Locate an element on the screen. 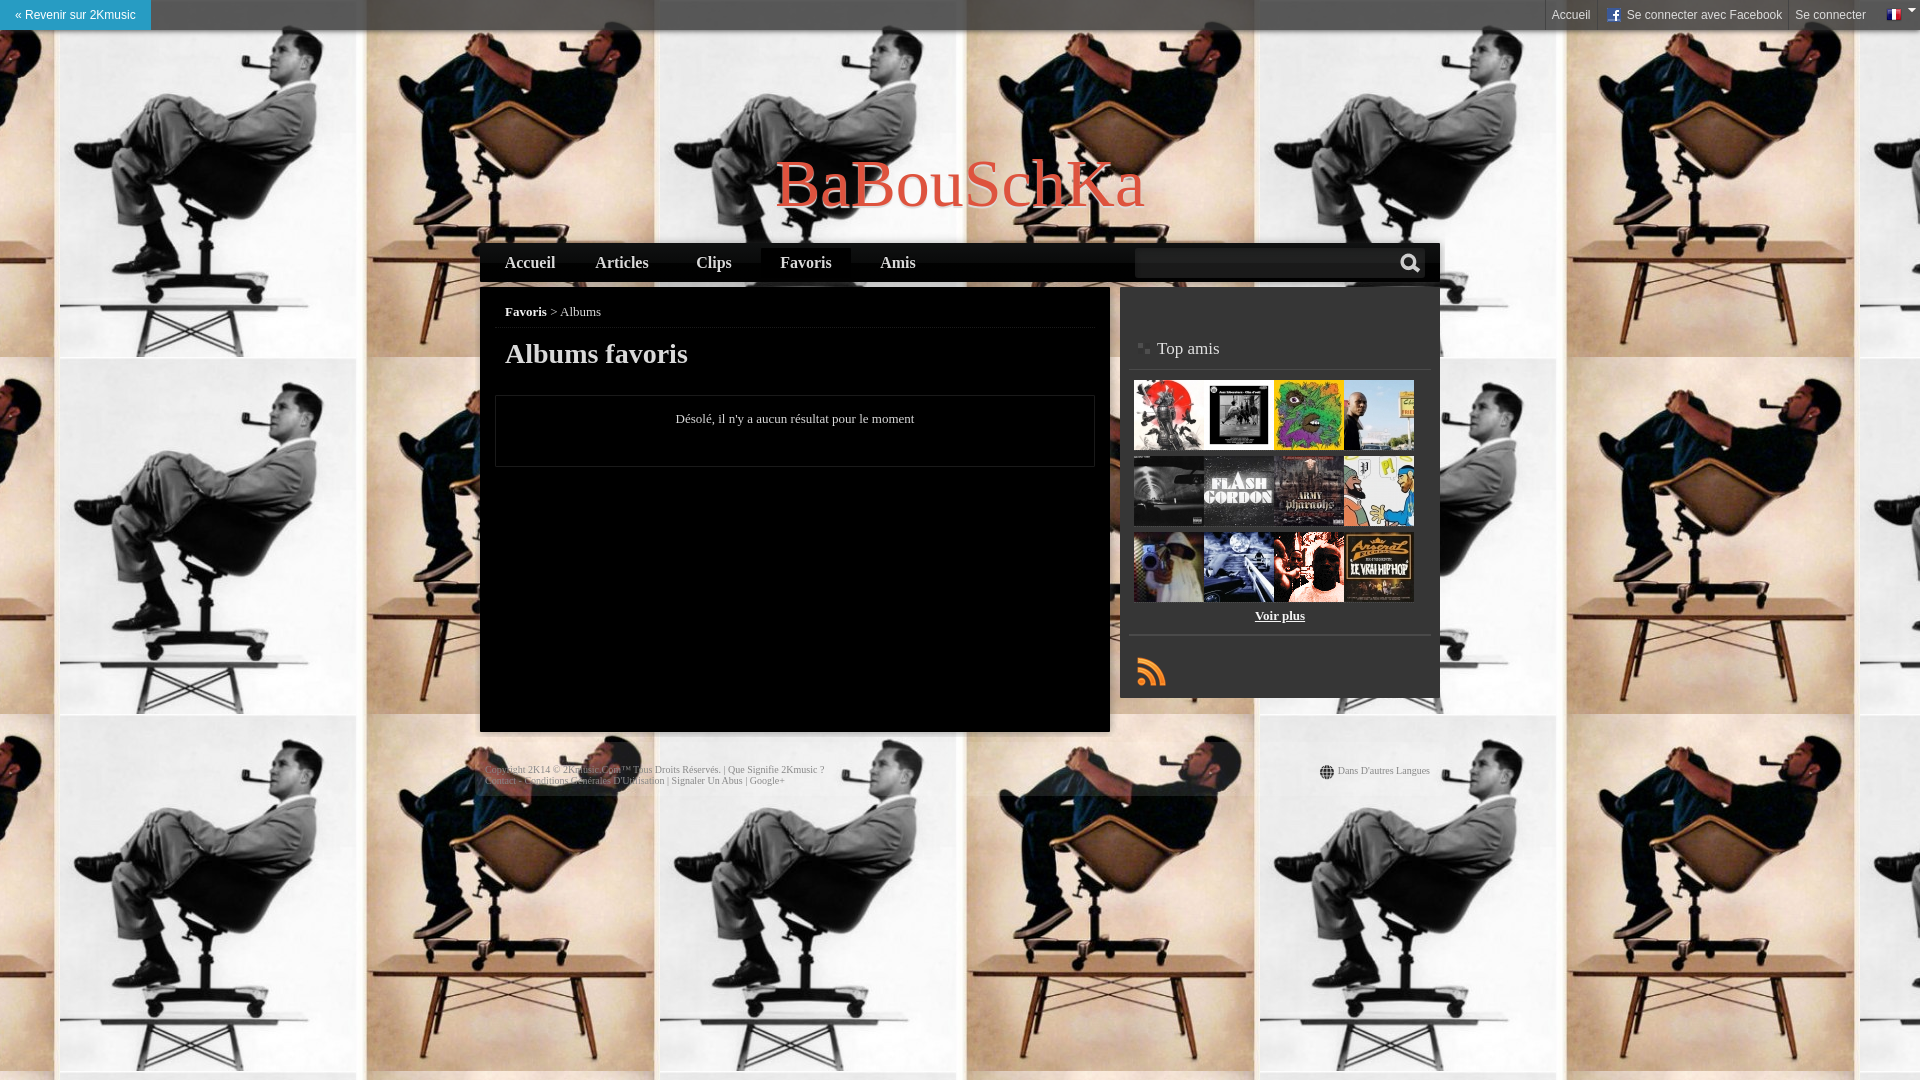  'Signaler Un Abus' is located at coordinates (707, 779).